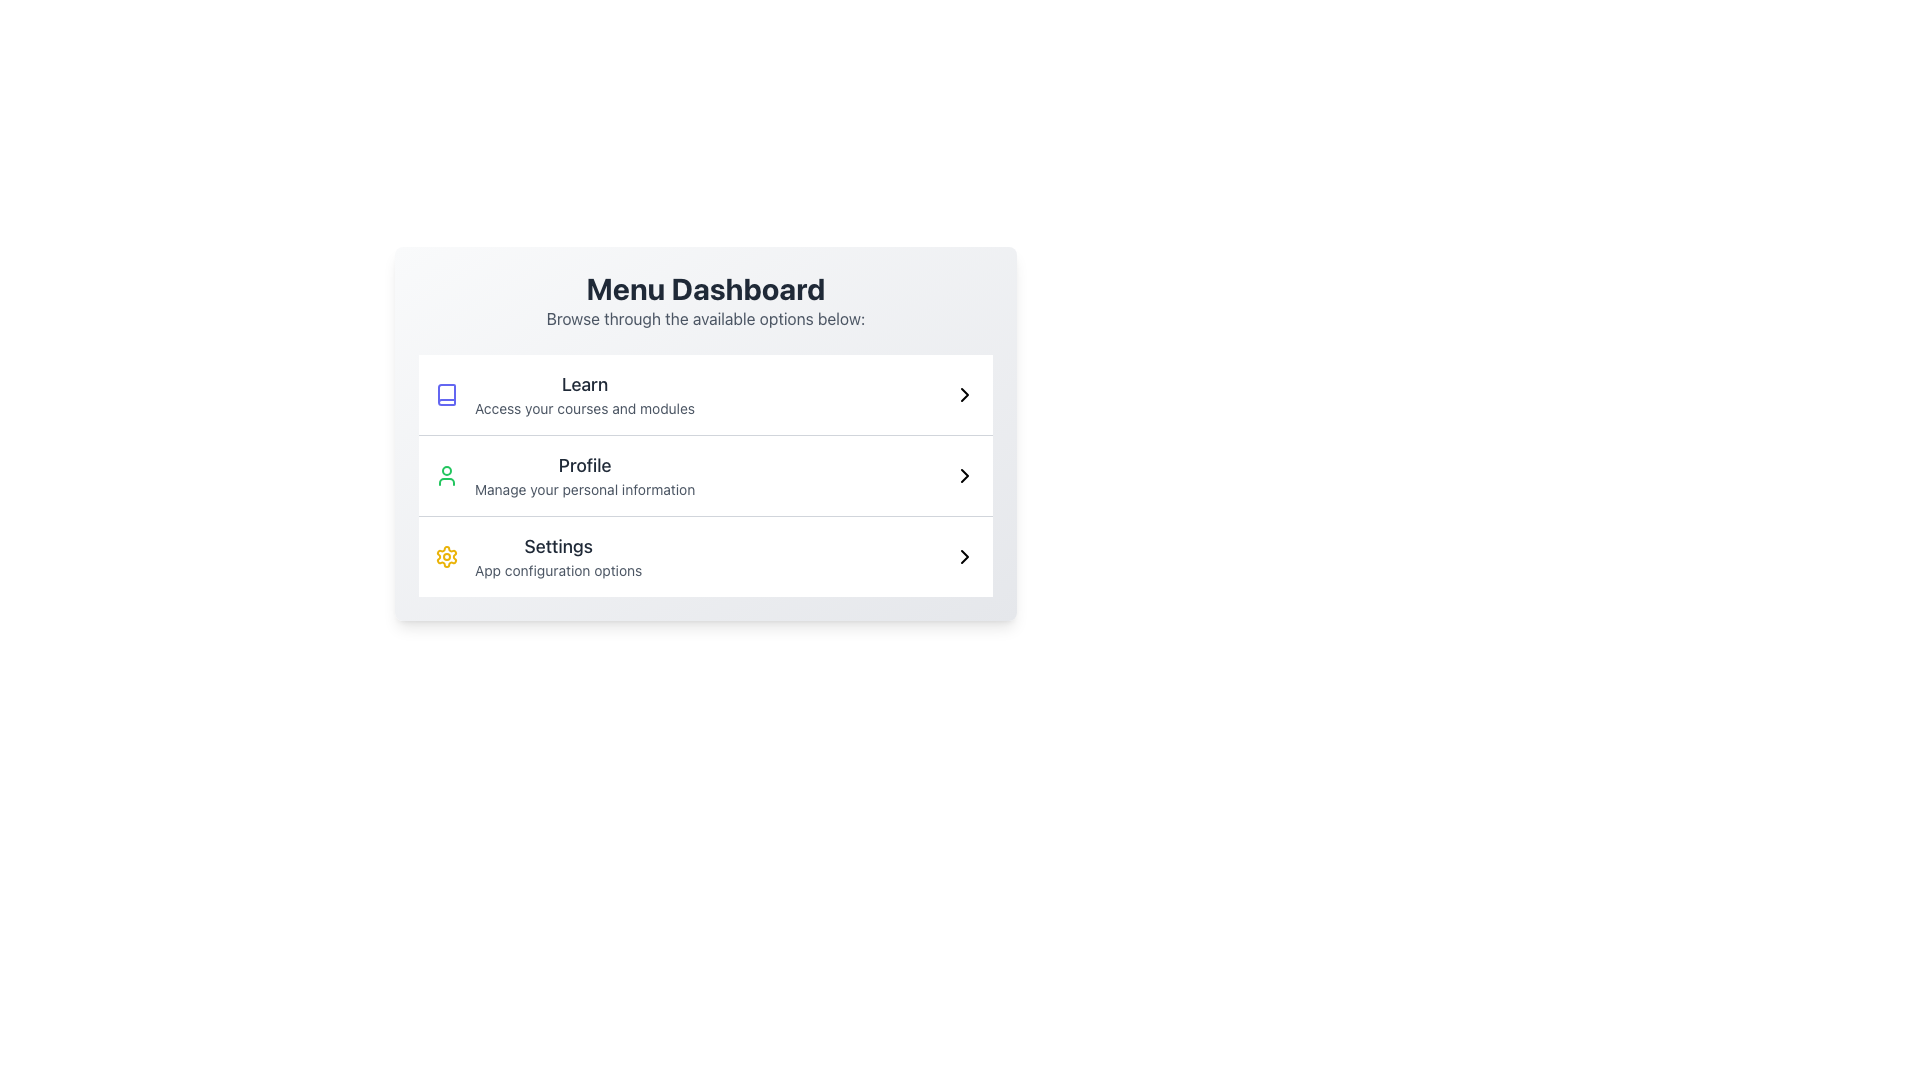 The width and height of the screenshot is (1920, 1080). Describe the element at coordinates (584, 489) in the screenshot. I see `informational text 'Manage your personal information' displayed in gray beneath the 'Profile' title` at that location.